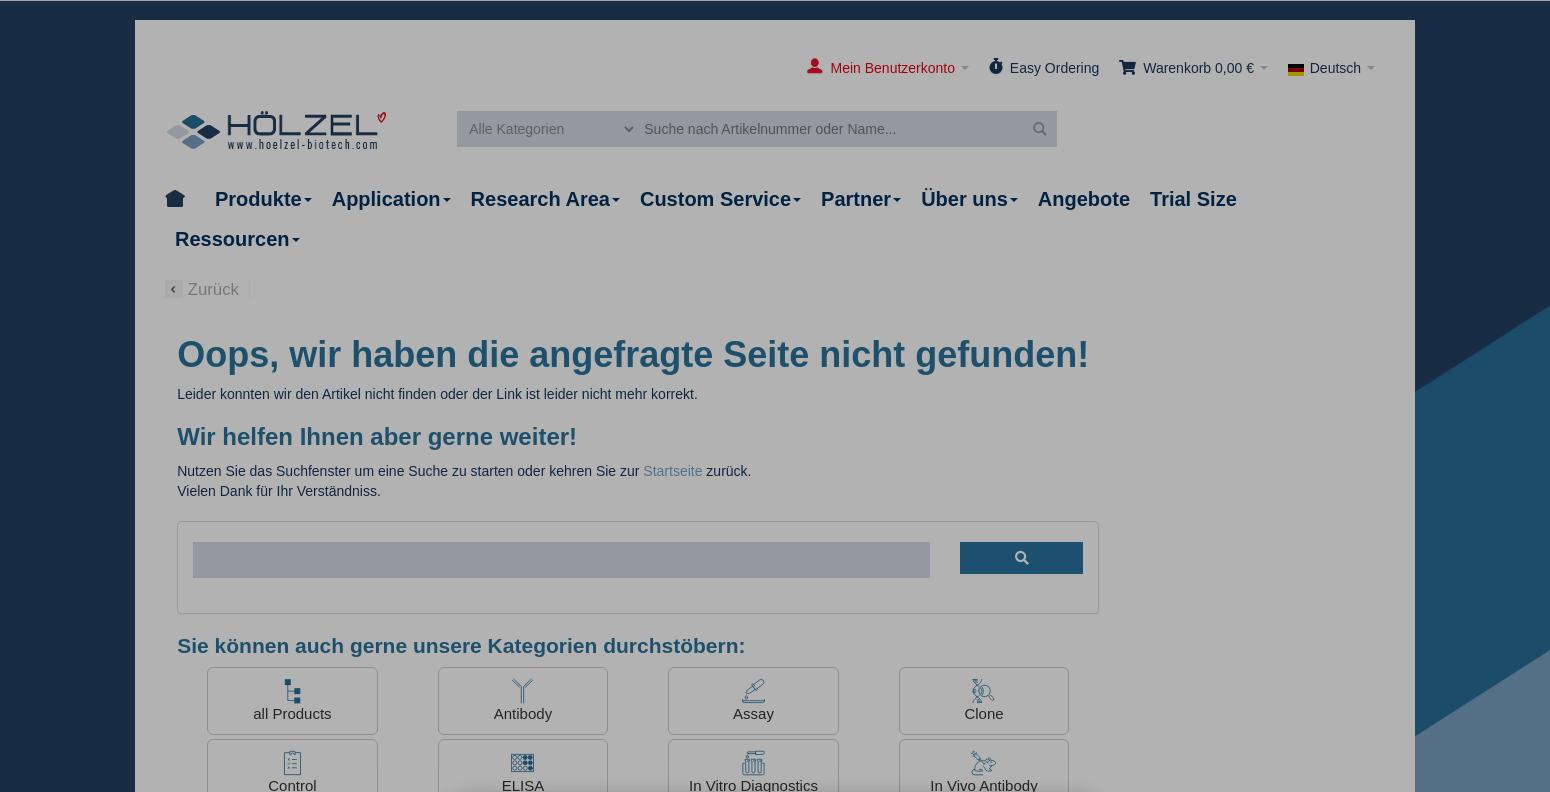 The image size is (1550, 792). Describe the element at coordinates (278, 490) in the screenshot. I see `'Vielen Dank für Ihr Verständniss.'` at that location.